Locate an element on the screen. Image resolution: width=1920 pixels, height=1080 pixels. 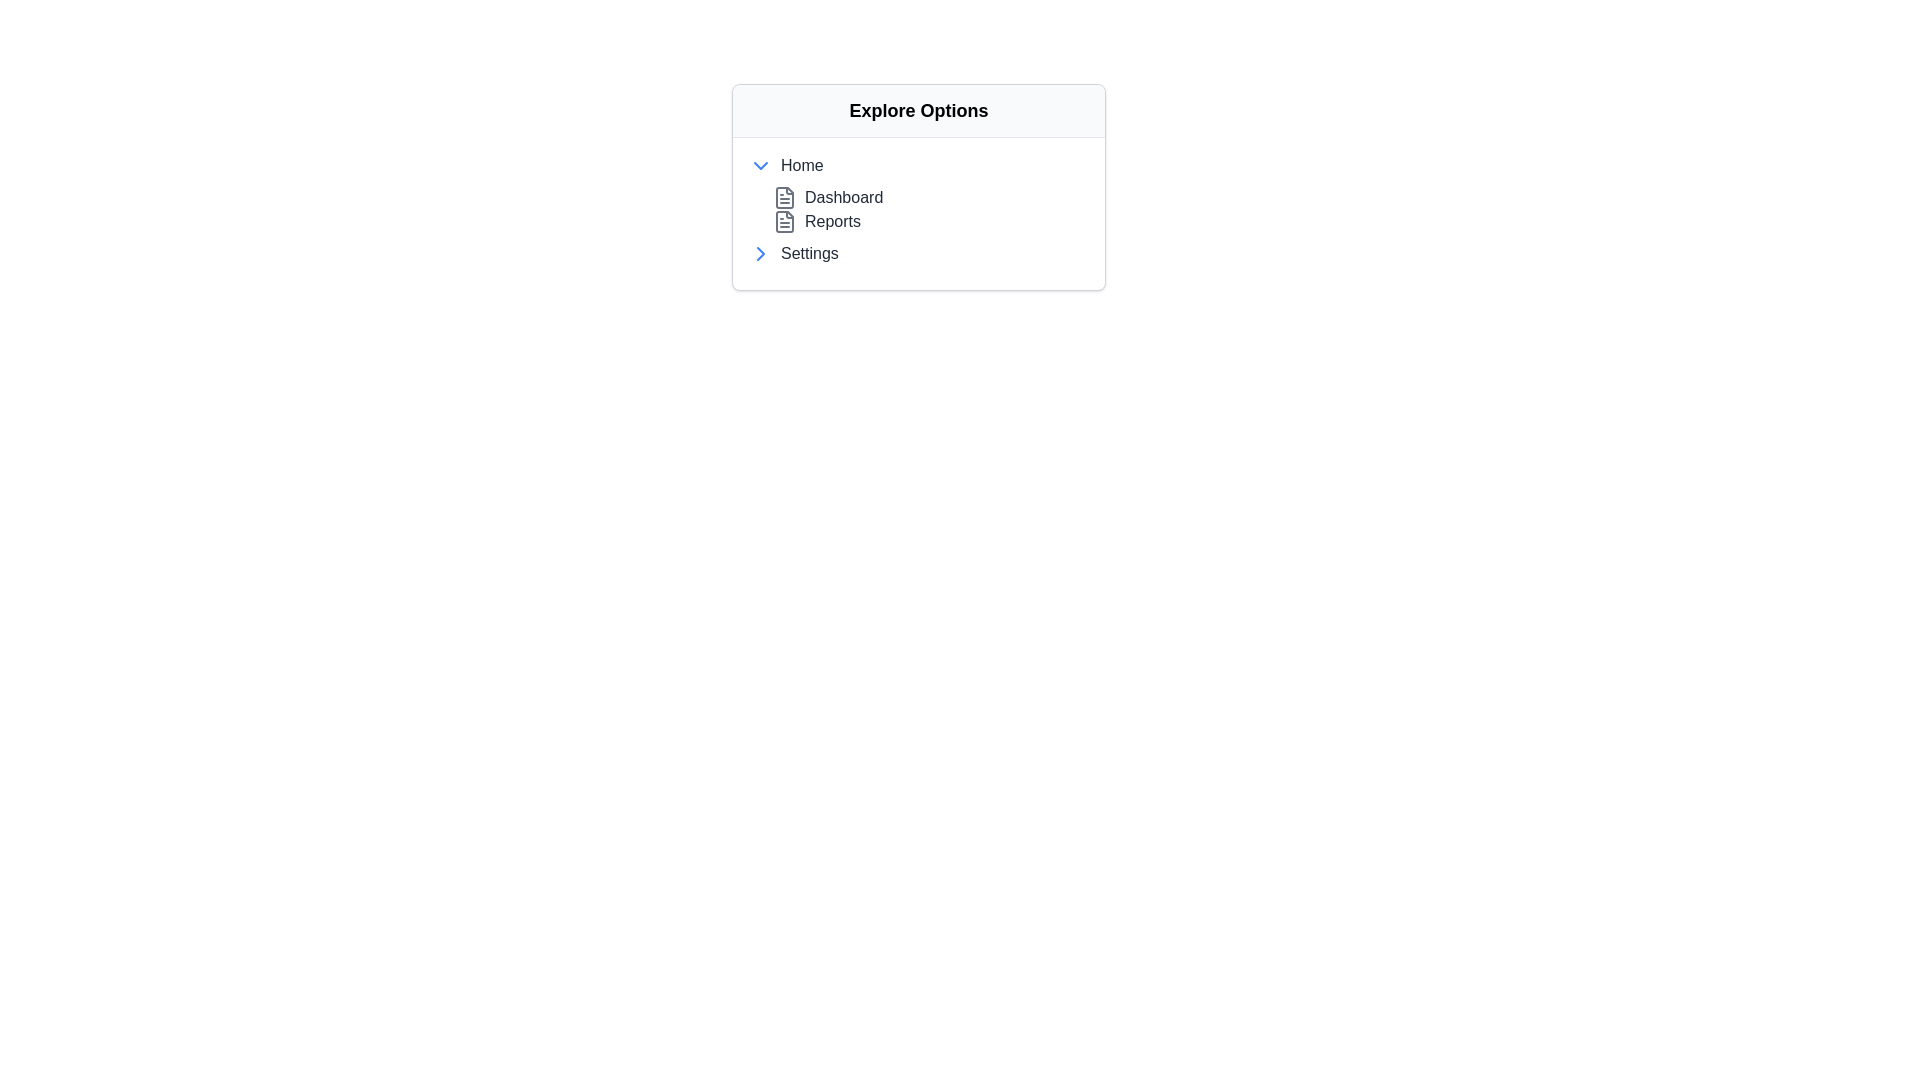
the 'Dashboard' icon, which is a visual indicator associated with the option and is located to the left of the text 'Dashboard' is located at coordinates (784, 197).